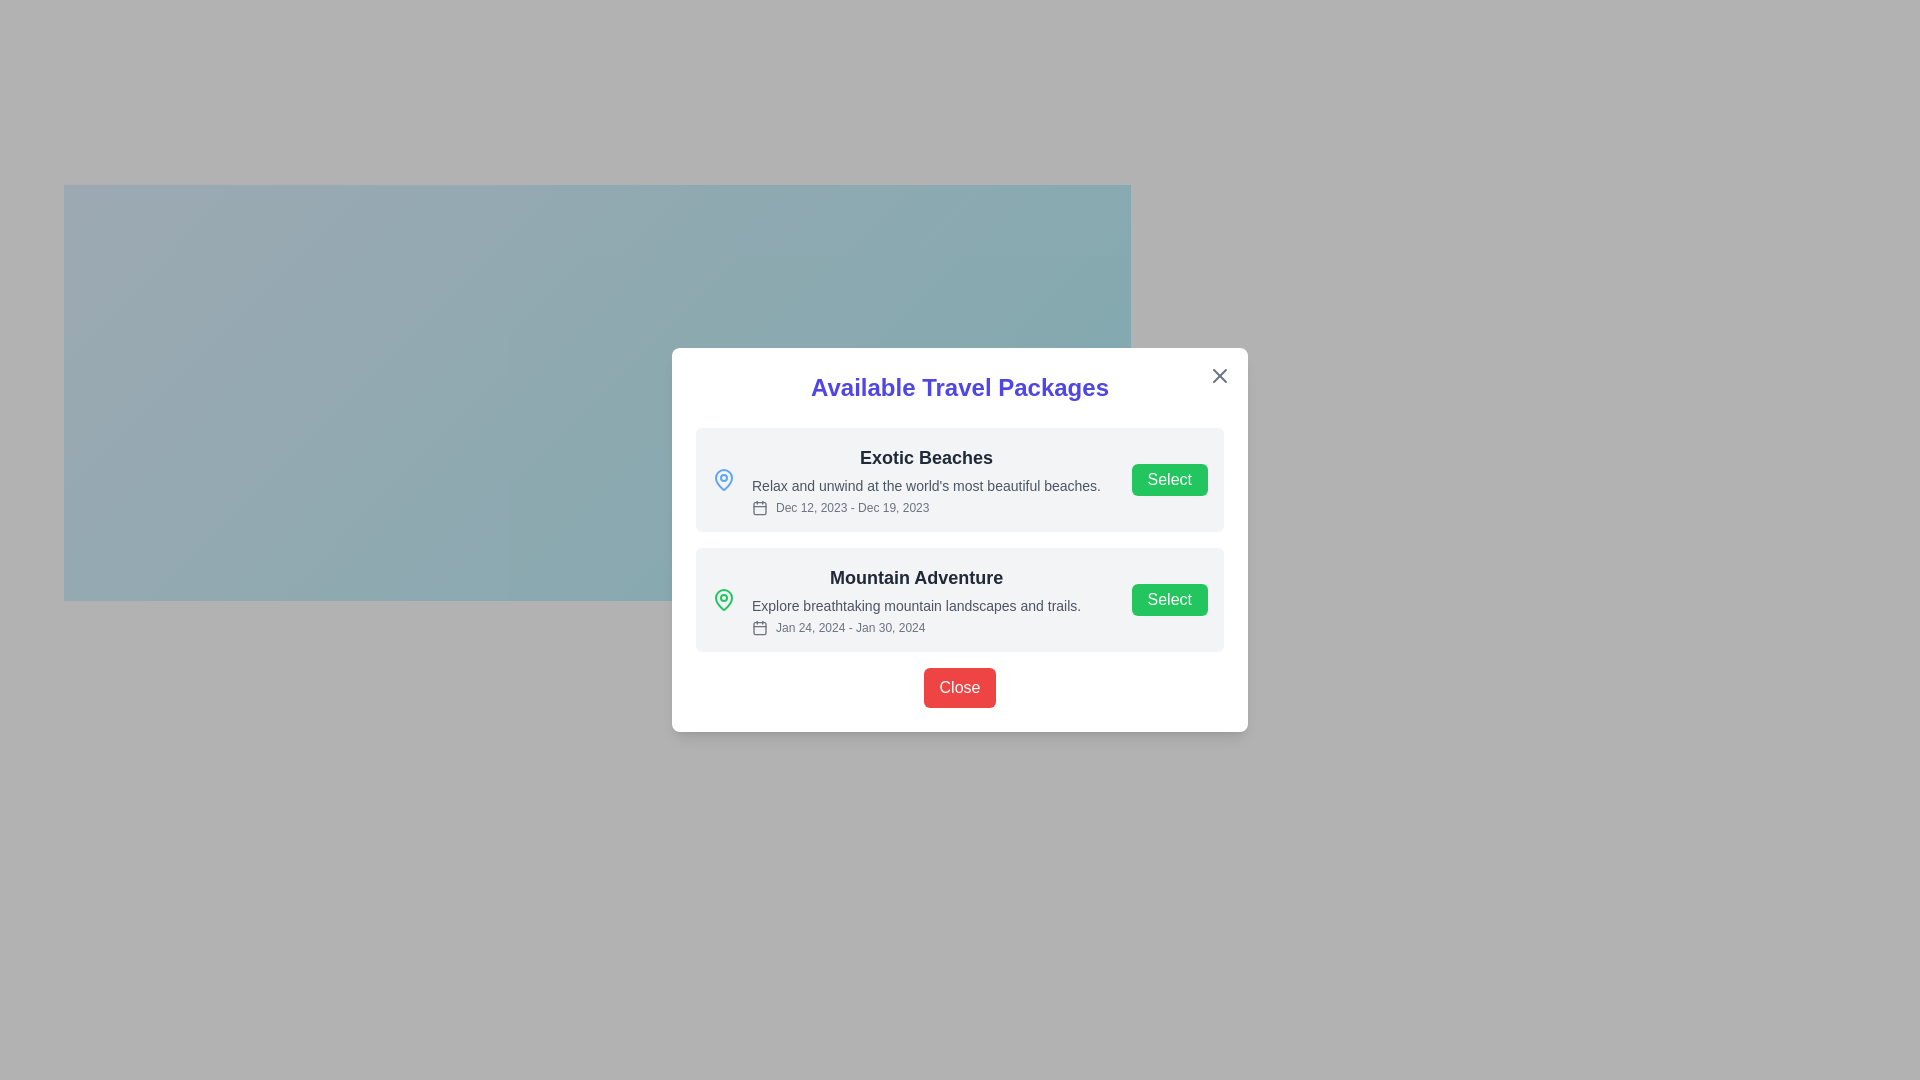  I want to click on the Informational Text Block titled 'Mountain Adventure', so click(915, 599).